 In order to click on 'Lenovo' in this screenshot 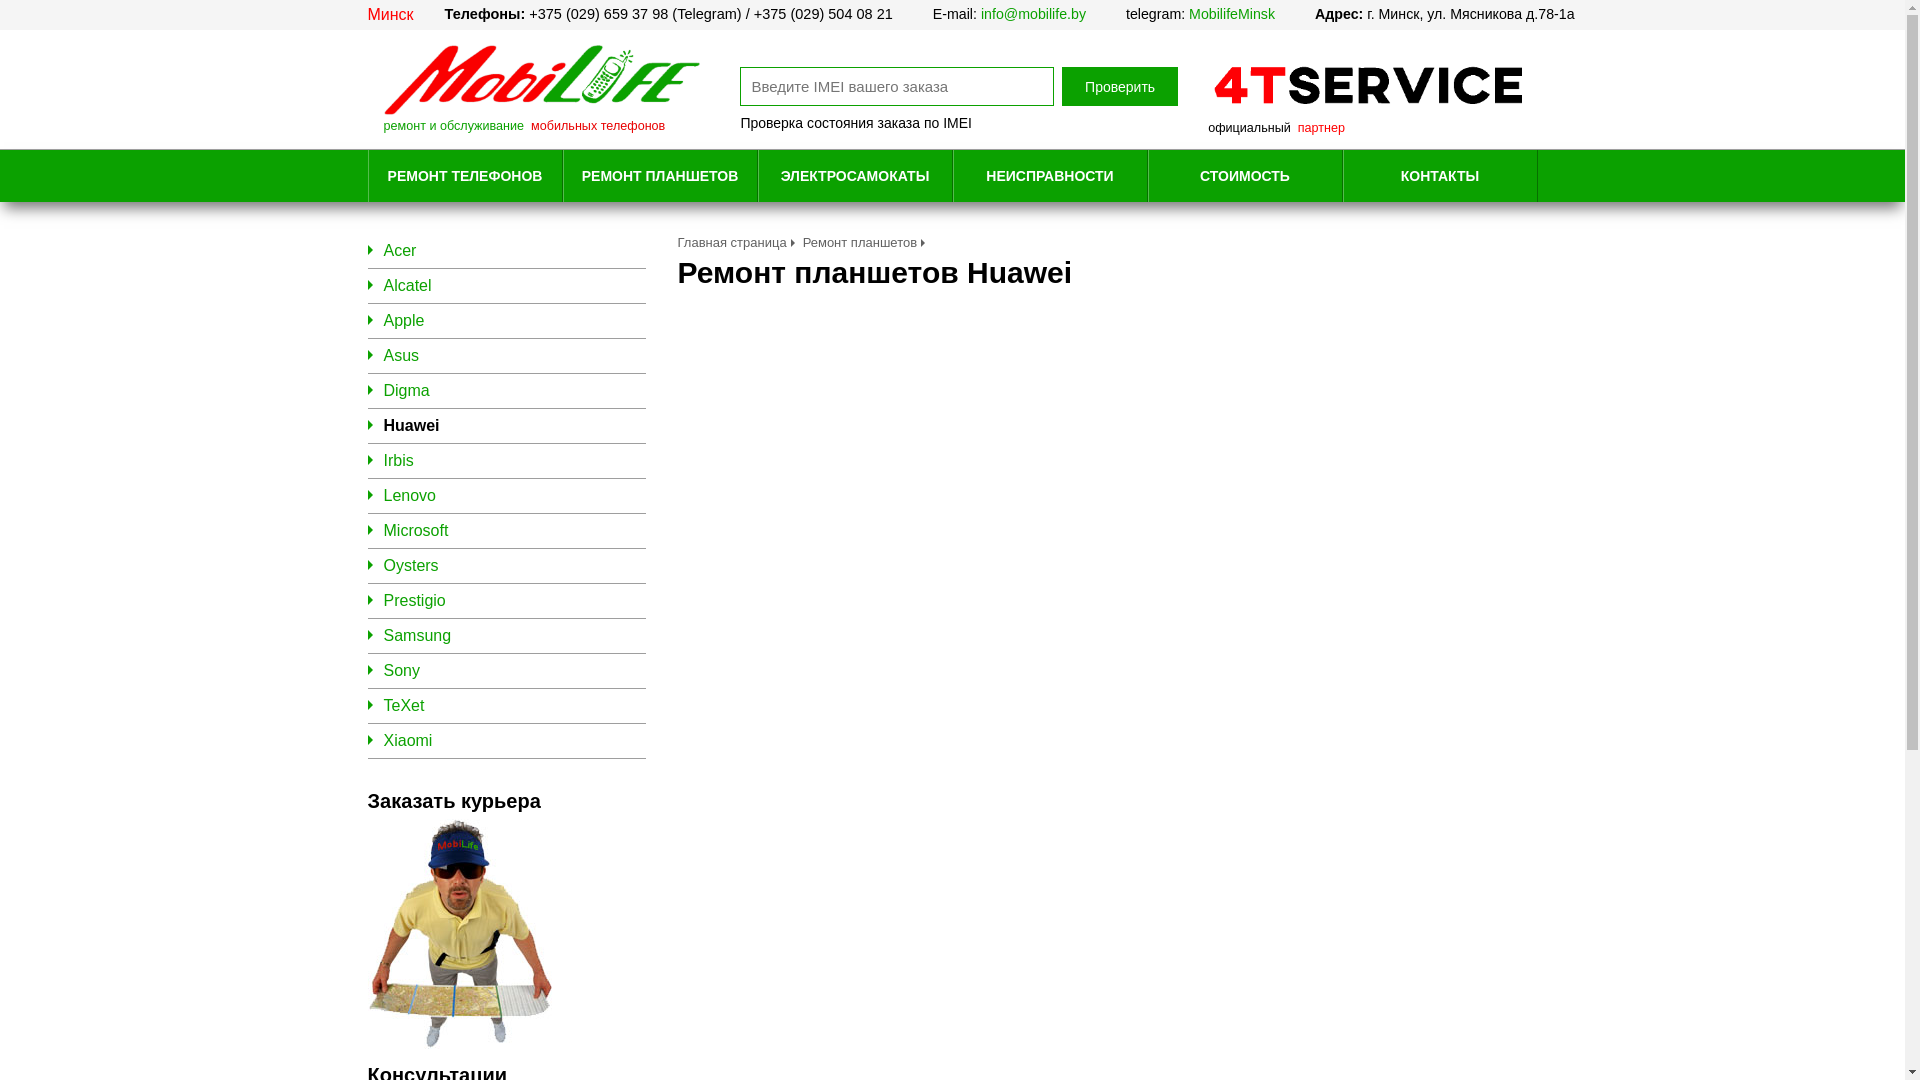, I will do `click(384, 495)`.